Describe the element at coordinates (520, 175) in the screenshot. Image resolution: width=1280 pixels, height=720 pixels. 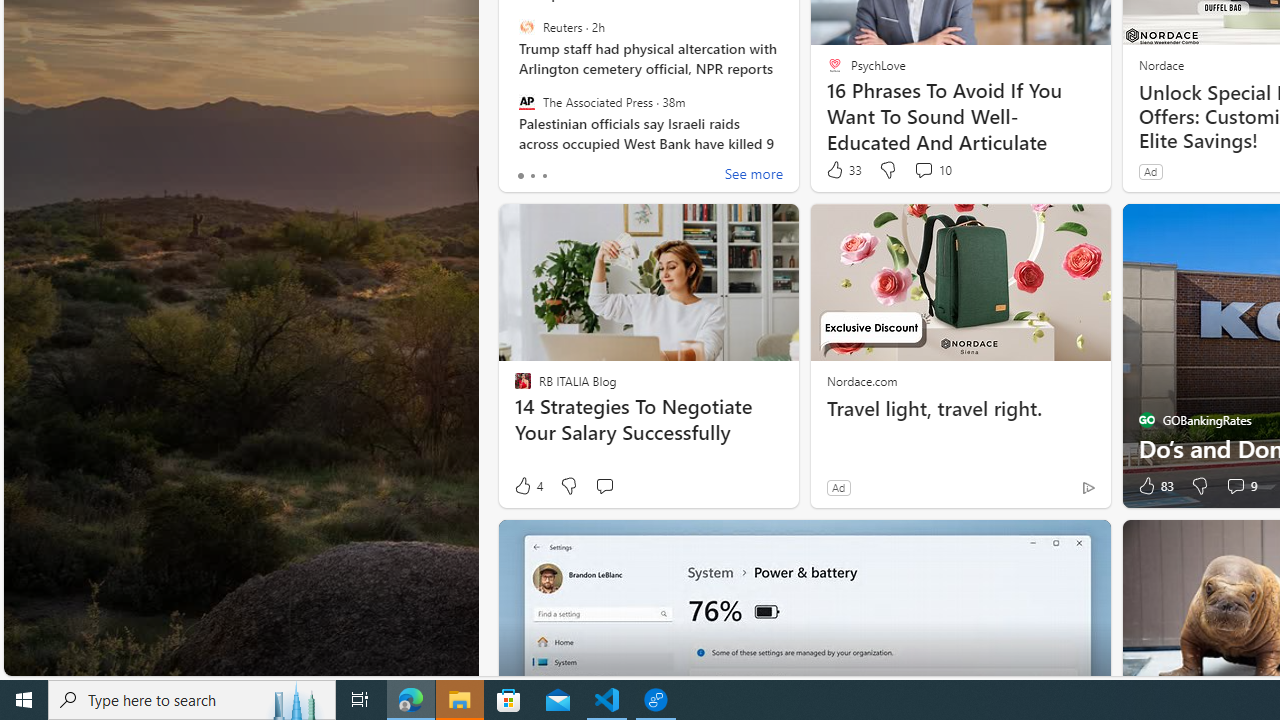
I see `'tab-0'` at that location.